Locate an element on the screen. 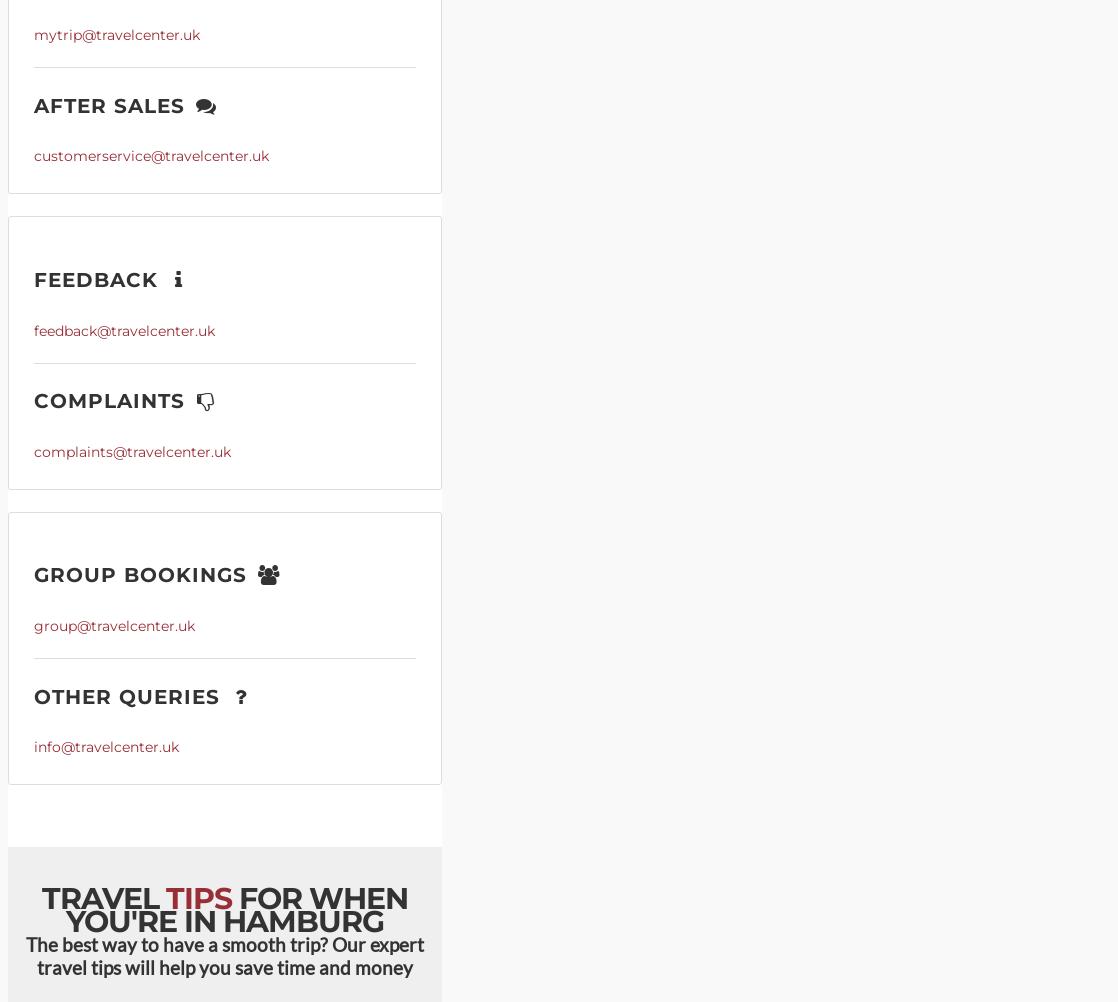 Image resolution: width=1118 pixels, height=1002 pixels. 'group@travelcenter.uk' is located at coordinates (114, 624).